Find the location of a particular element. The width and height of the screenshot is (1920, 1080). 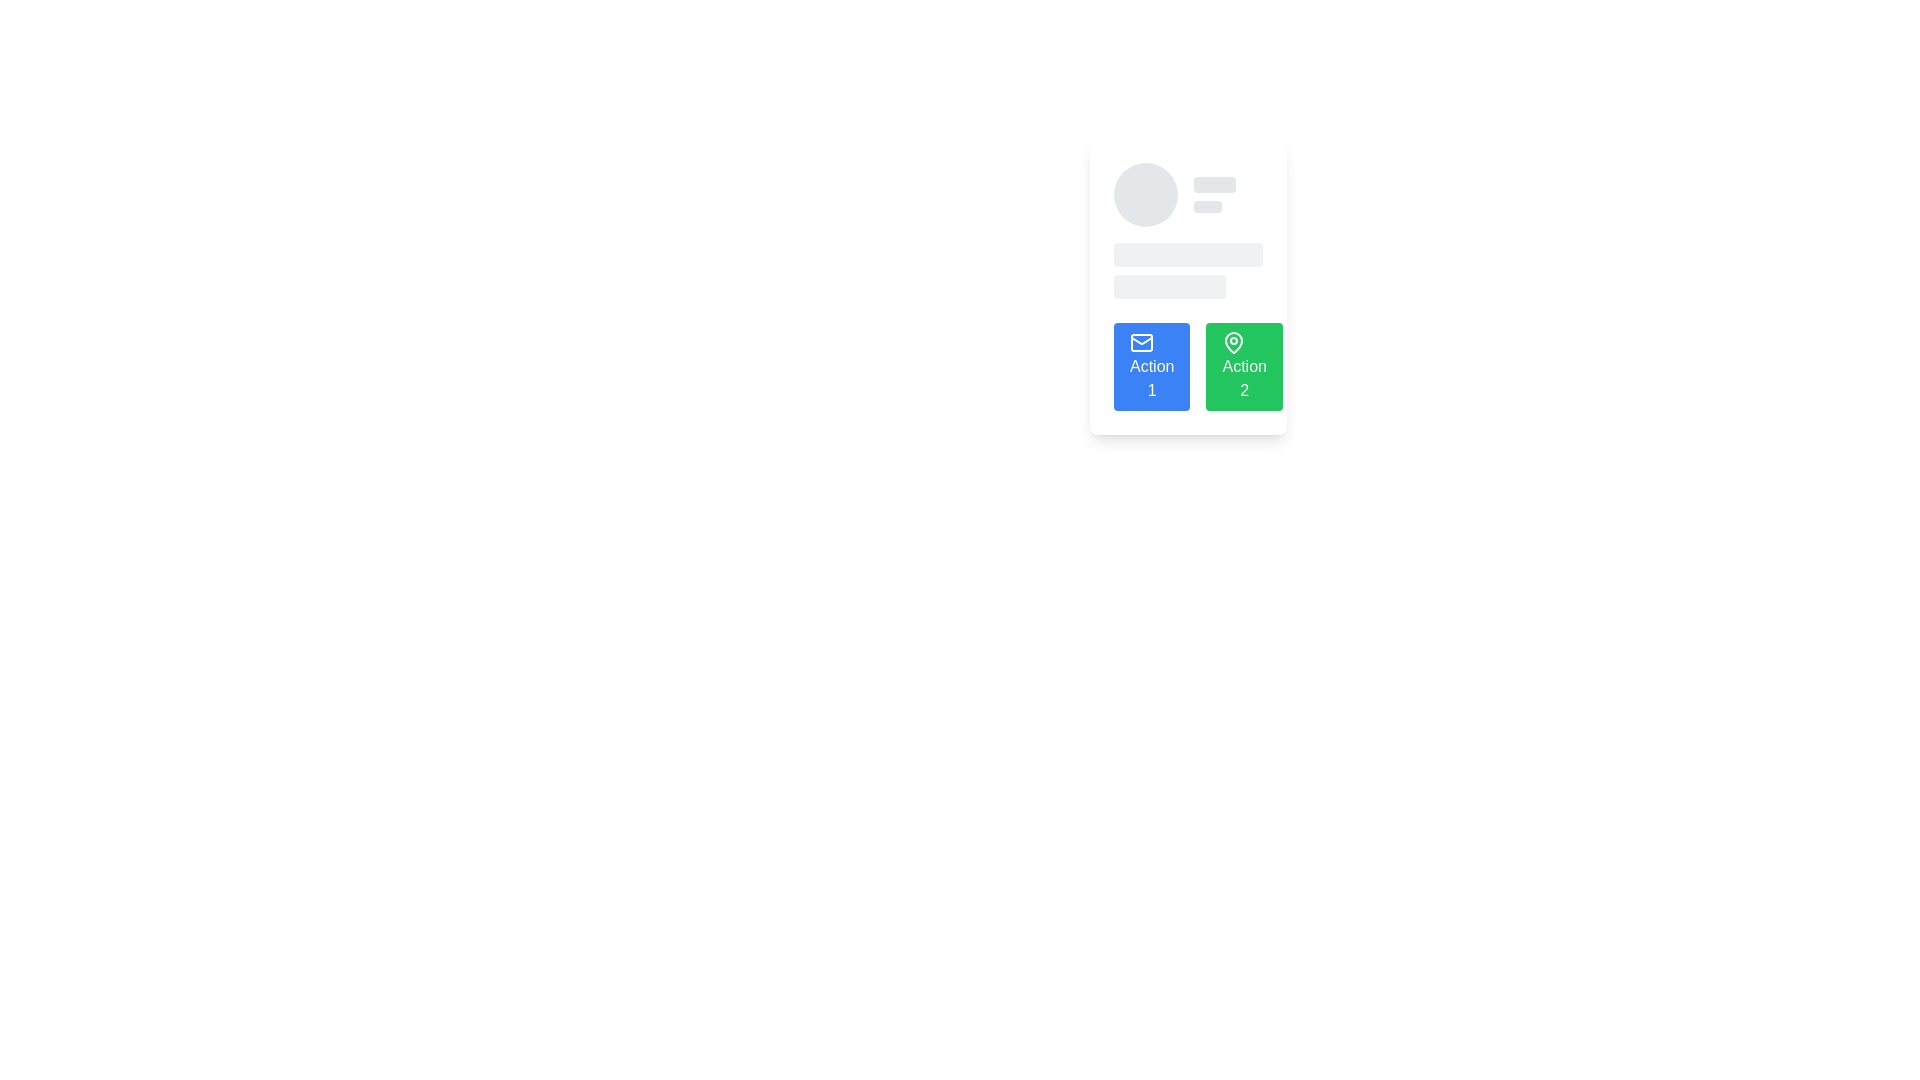

the pin icon, which is located inside the green button representing 'Action 2', to the right of the blue button labeled 'Action 1' is located at coordinates (1233, 342).